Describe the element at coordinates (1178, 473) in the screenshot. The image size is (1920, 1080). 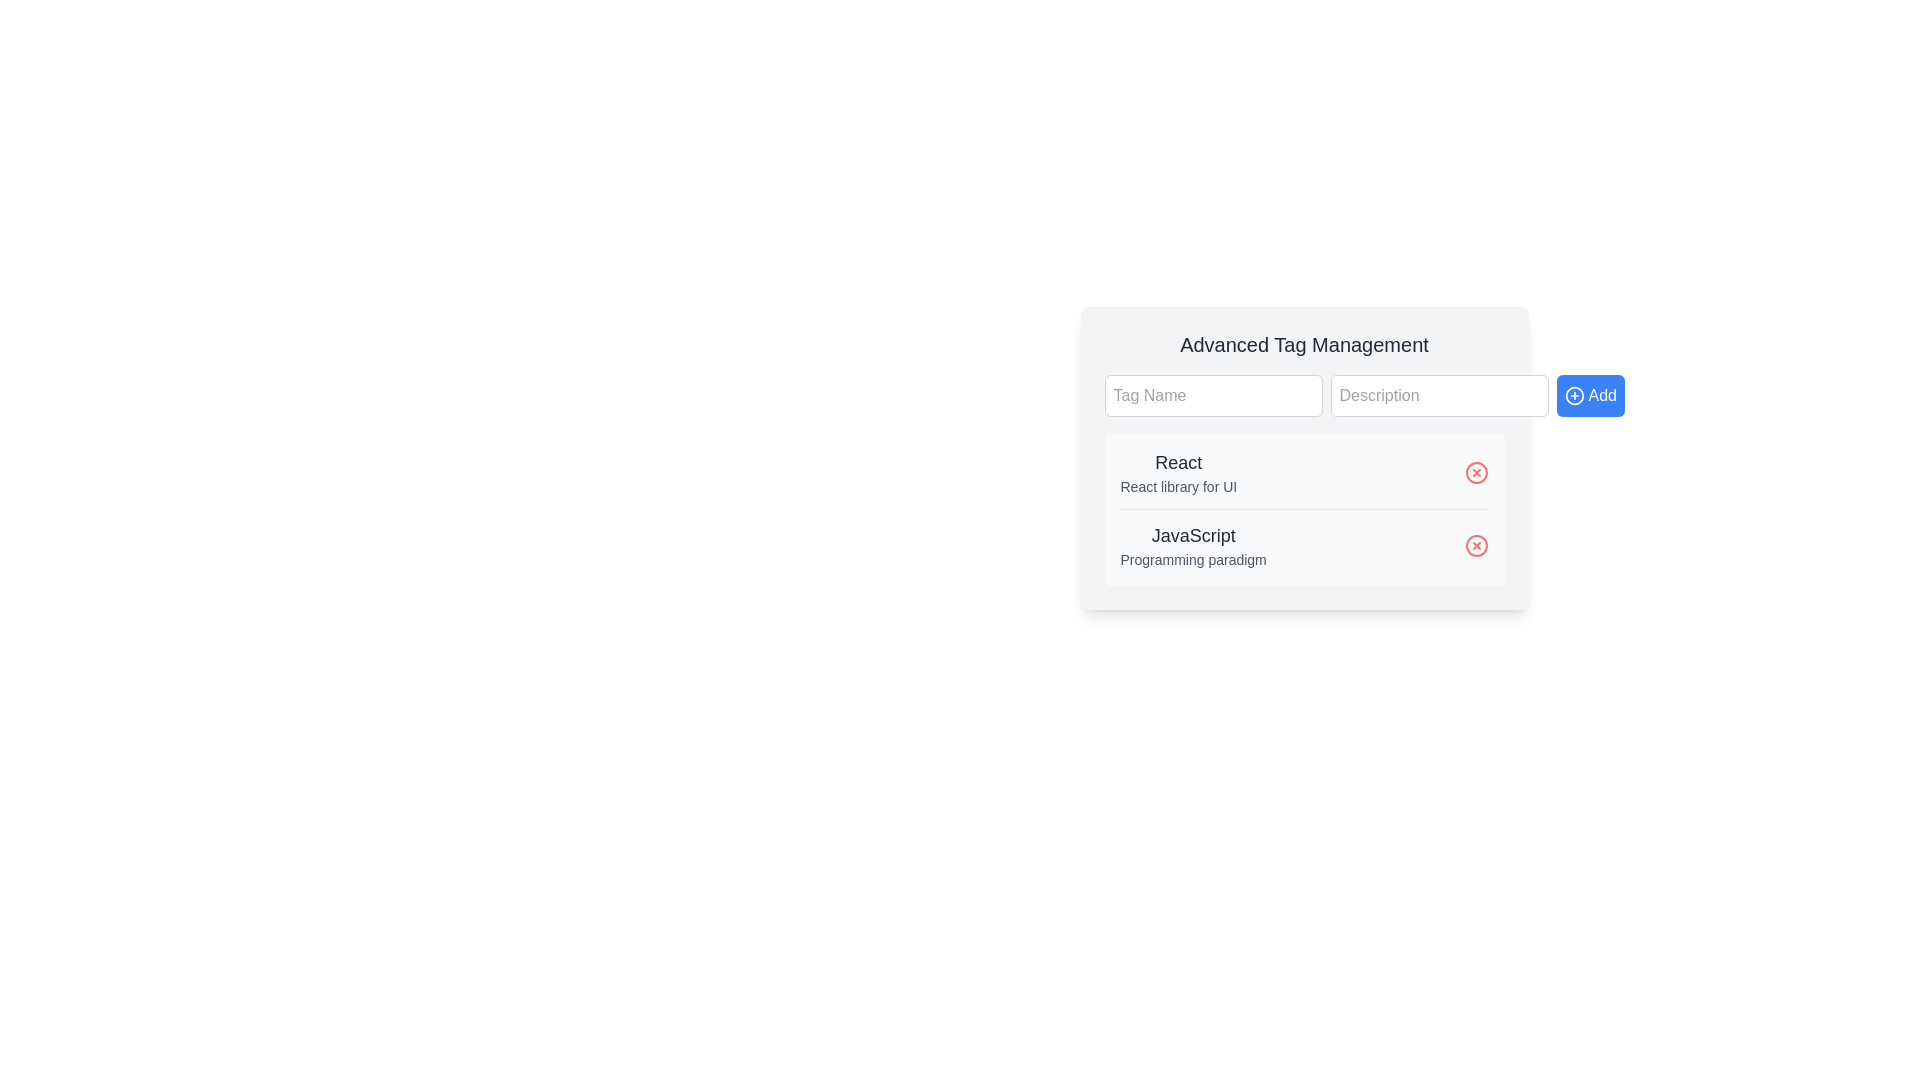
I see `the informational display element labeled 'React' which features a bold title and a lighter description, located in the 'Advanced Tag Management' section above the 'JavaScript' item` at that location.